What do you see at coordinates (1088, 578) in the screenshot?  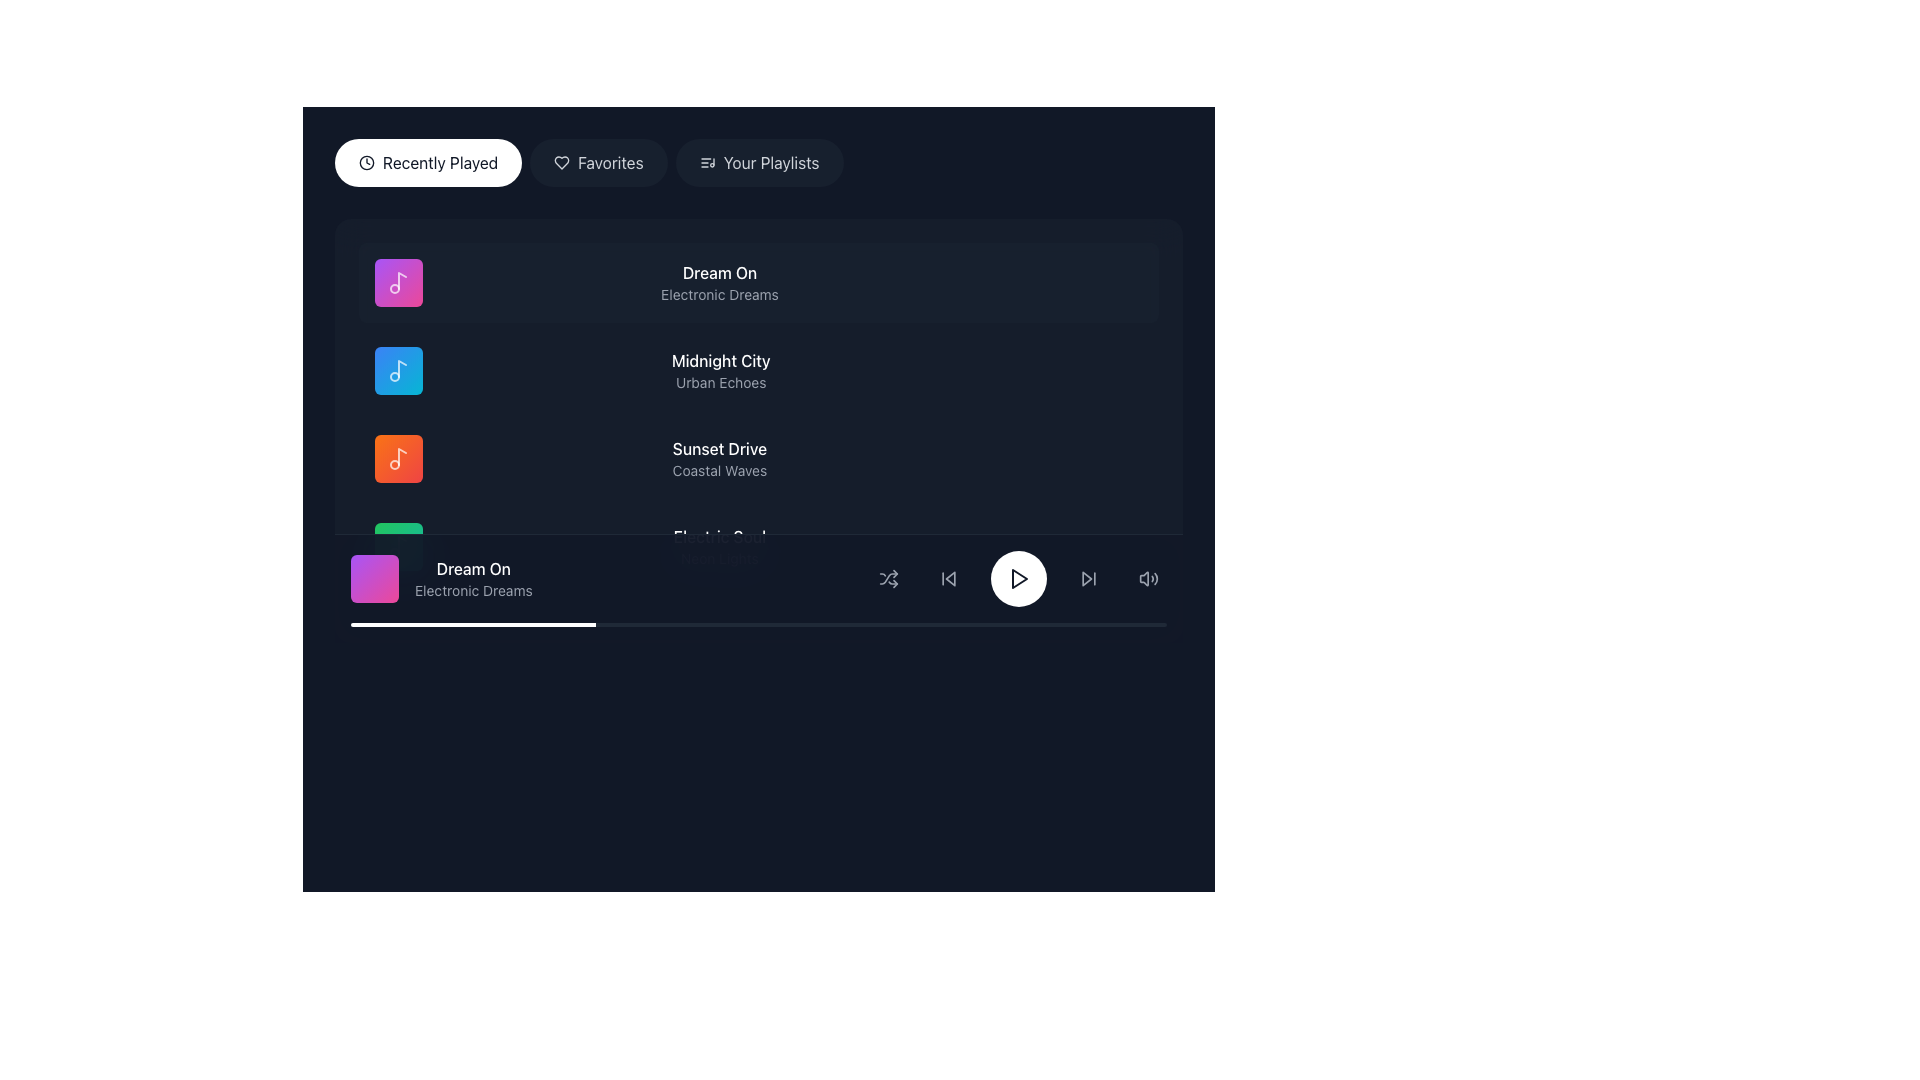 I see `the skip-forward button, which is represented by a right-facing triangle and vertical line, located in the bottom playback control area to the right of the central play button` at bounding box center [1088, 578].